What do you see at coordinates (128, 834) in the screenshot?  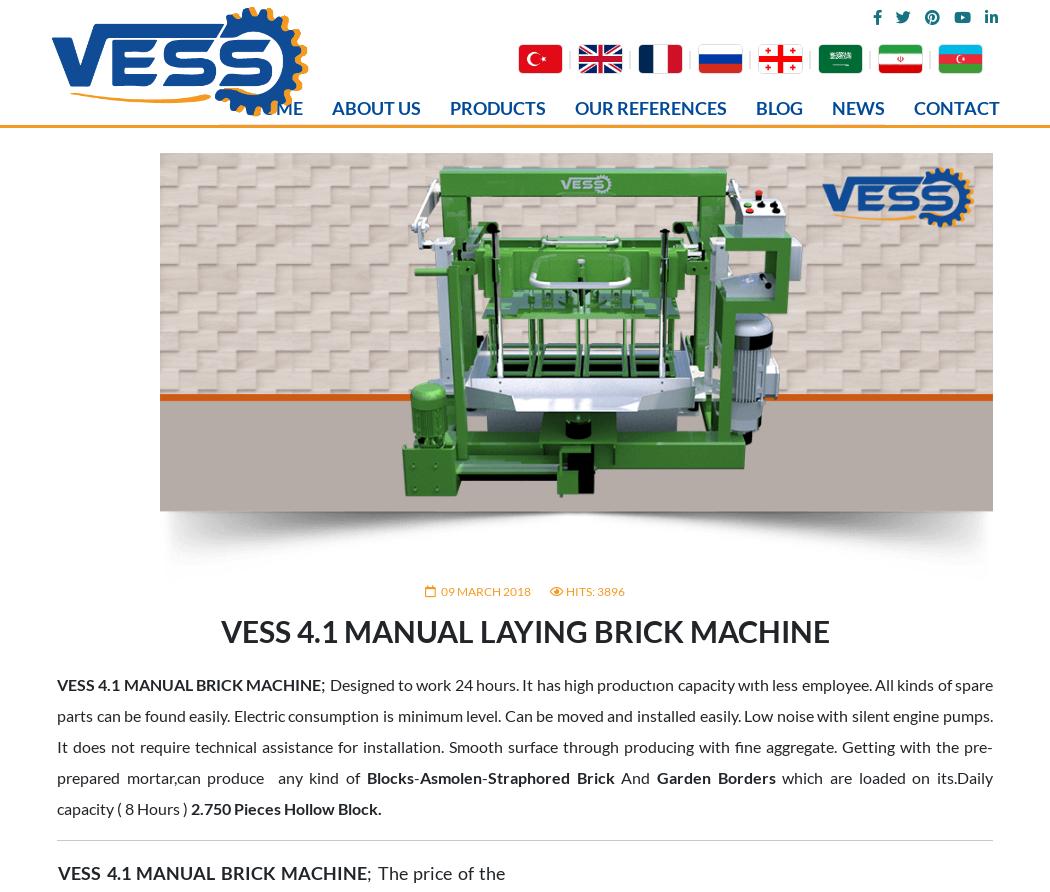 I see `'Control System'` at bounding box center [128, 834].